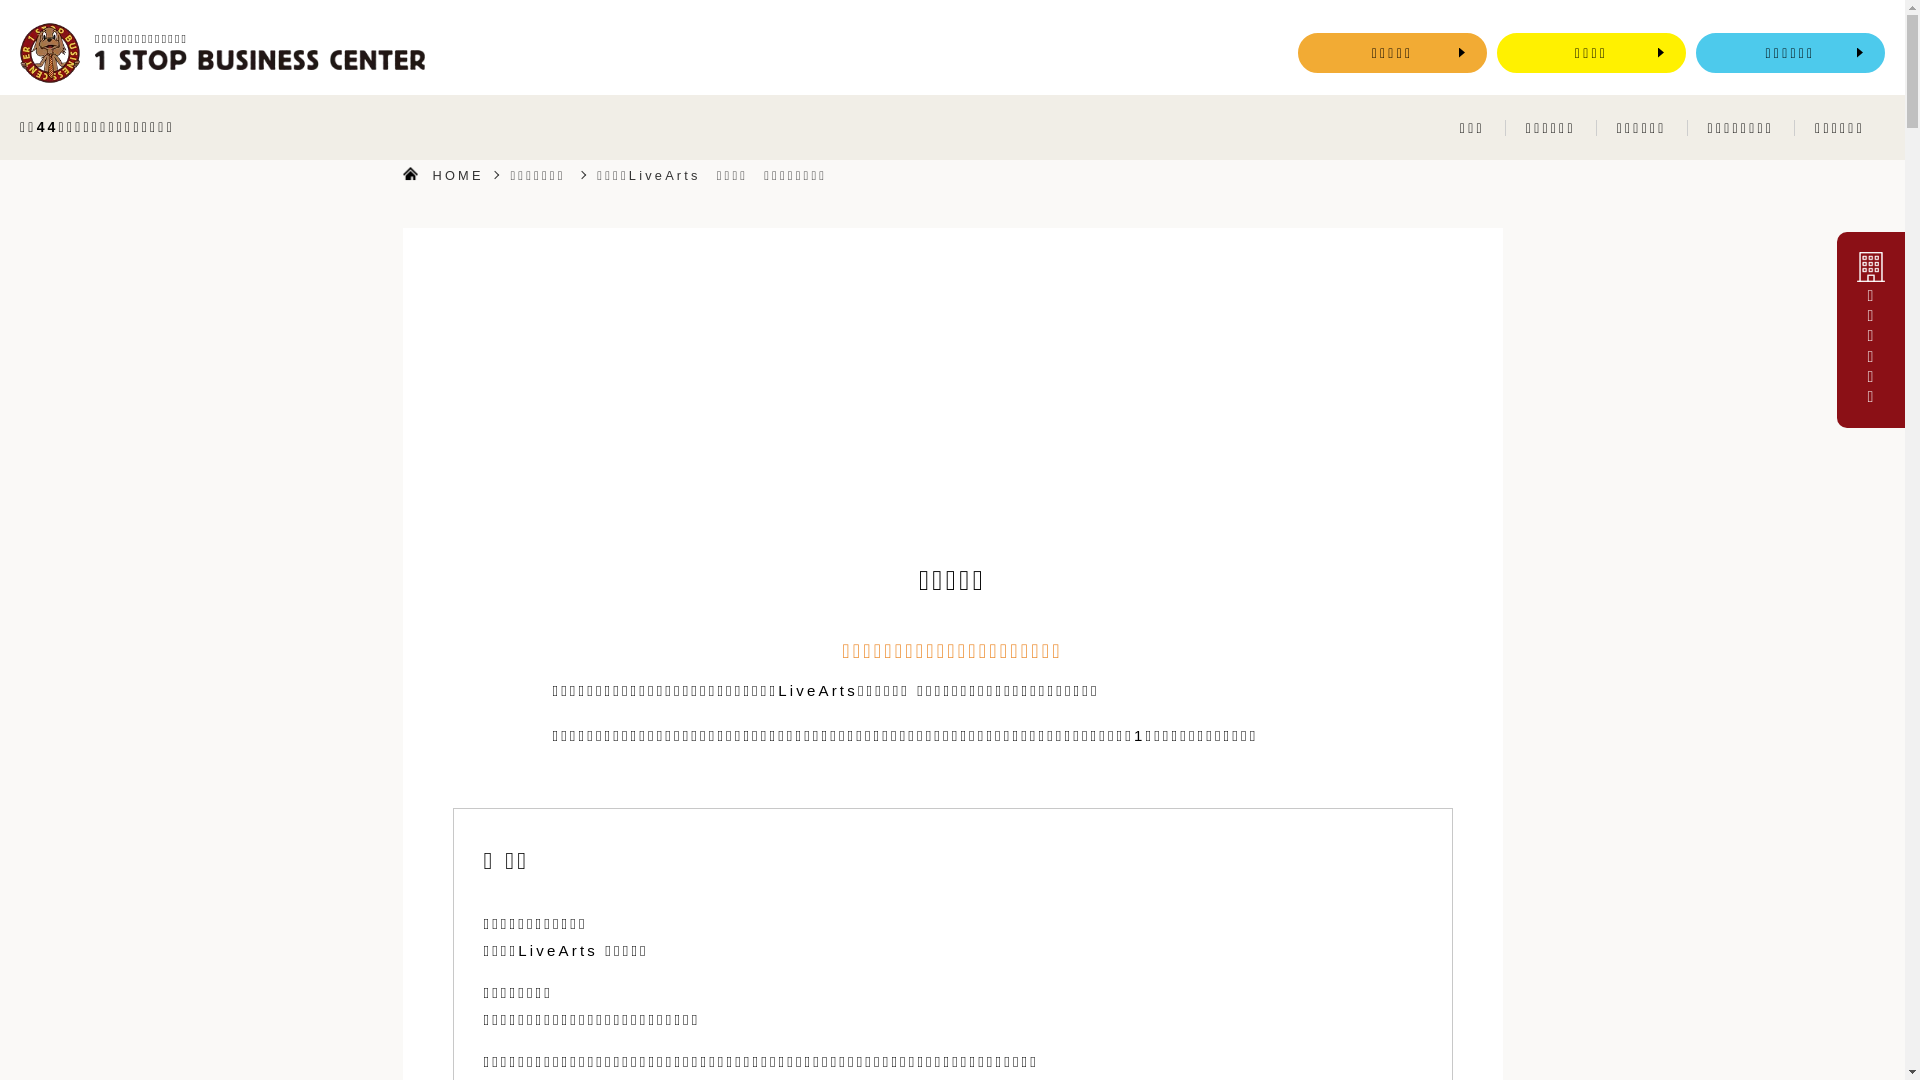  What do you see at coordinates (456, 174) in the screenshot?
I see `'HOME'` at bounding box center [456, 174].